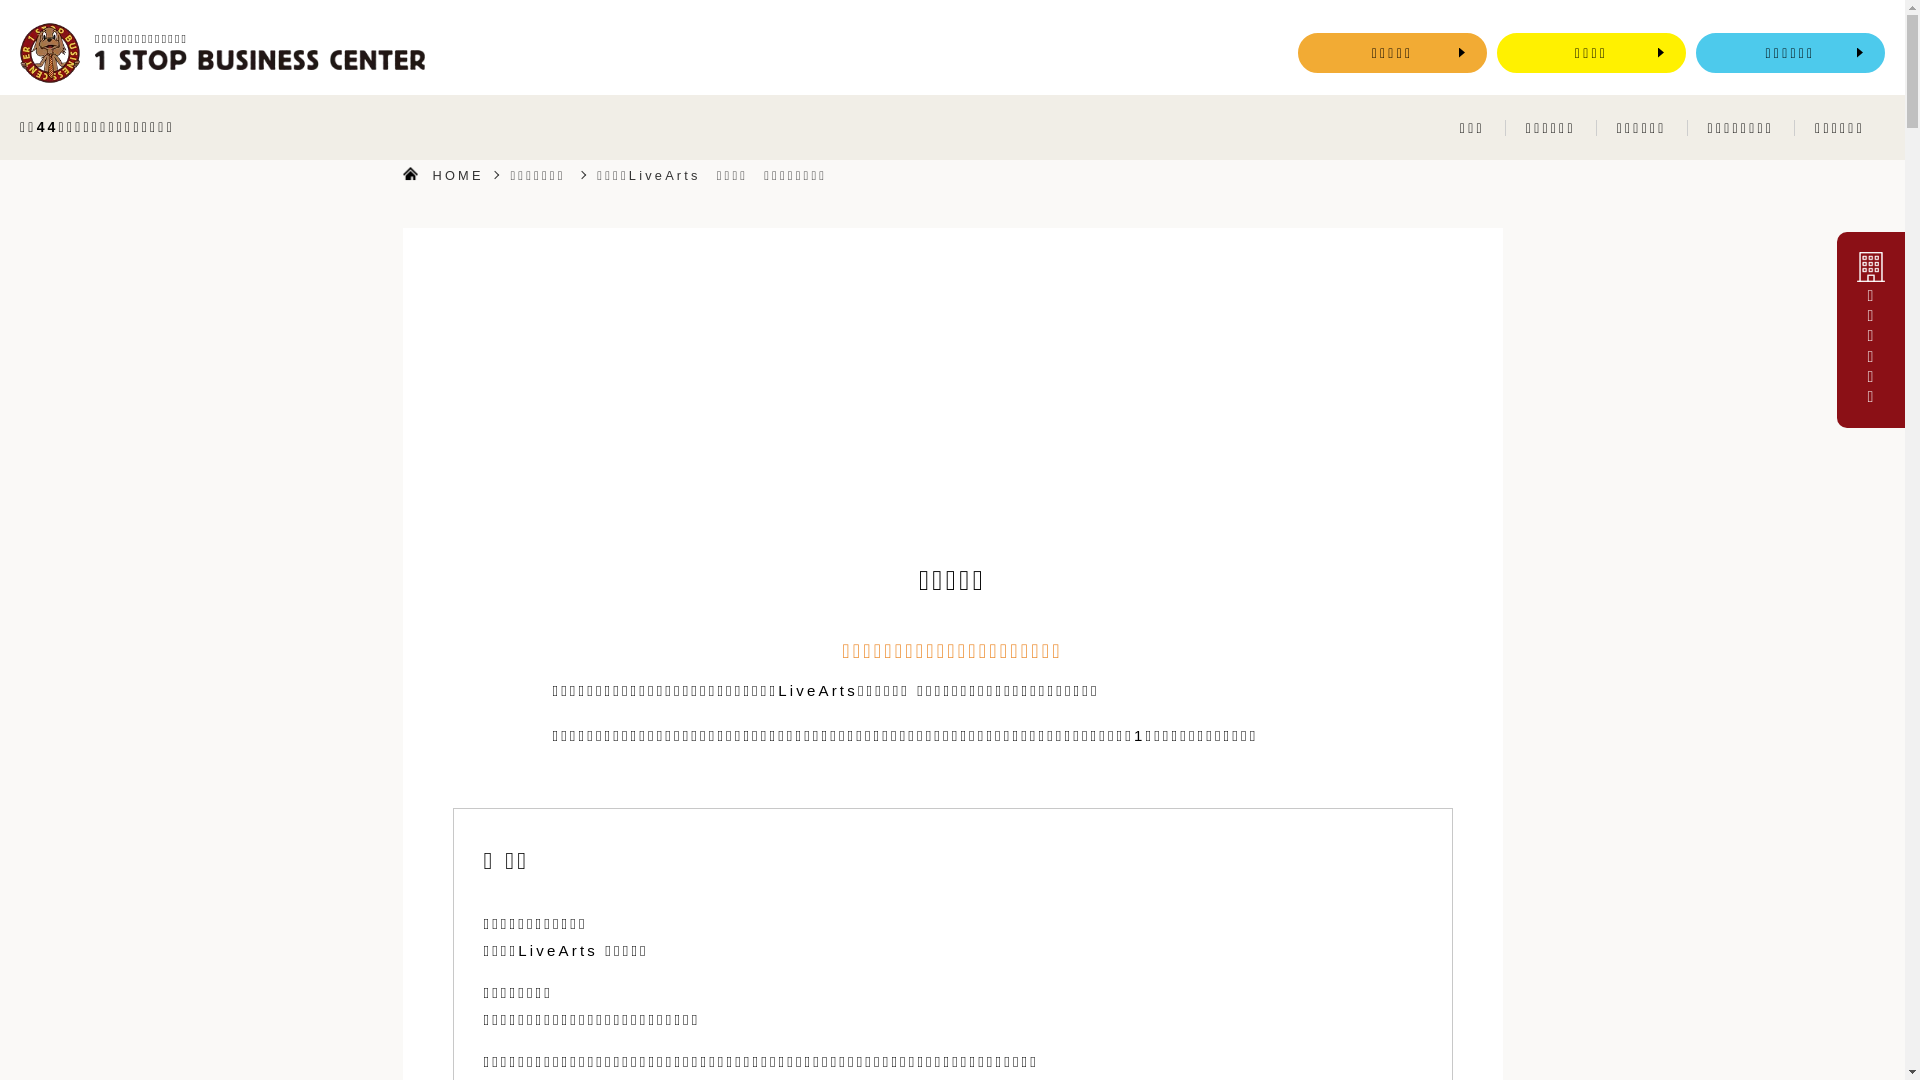  What do you see at coordinates (456, 174) in the screenshot?
I see `'HOME'` at bounding box center [456, 174].